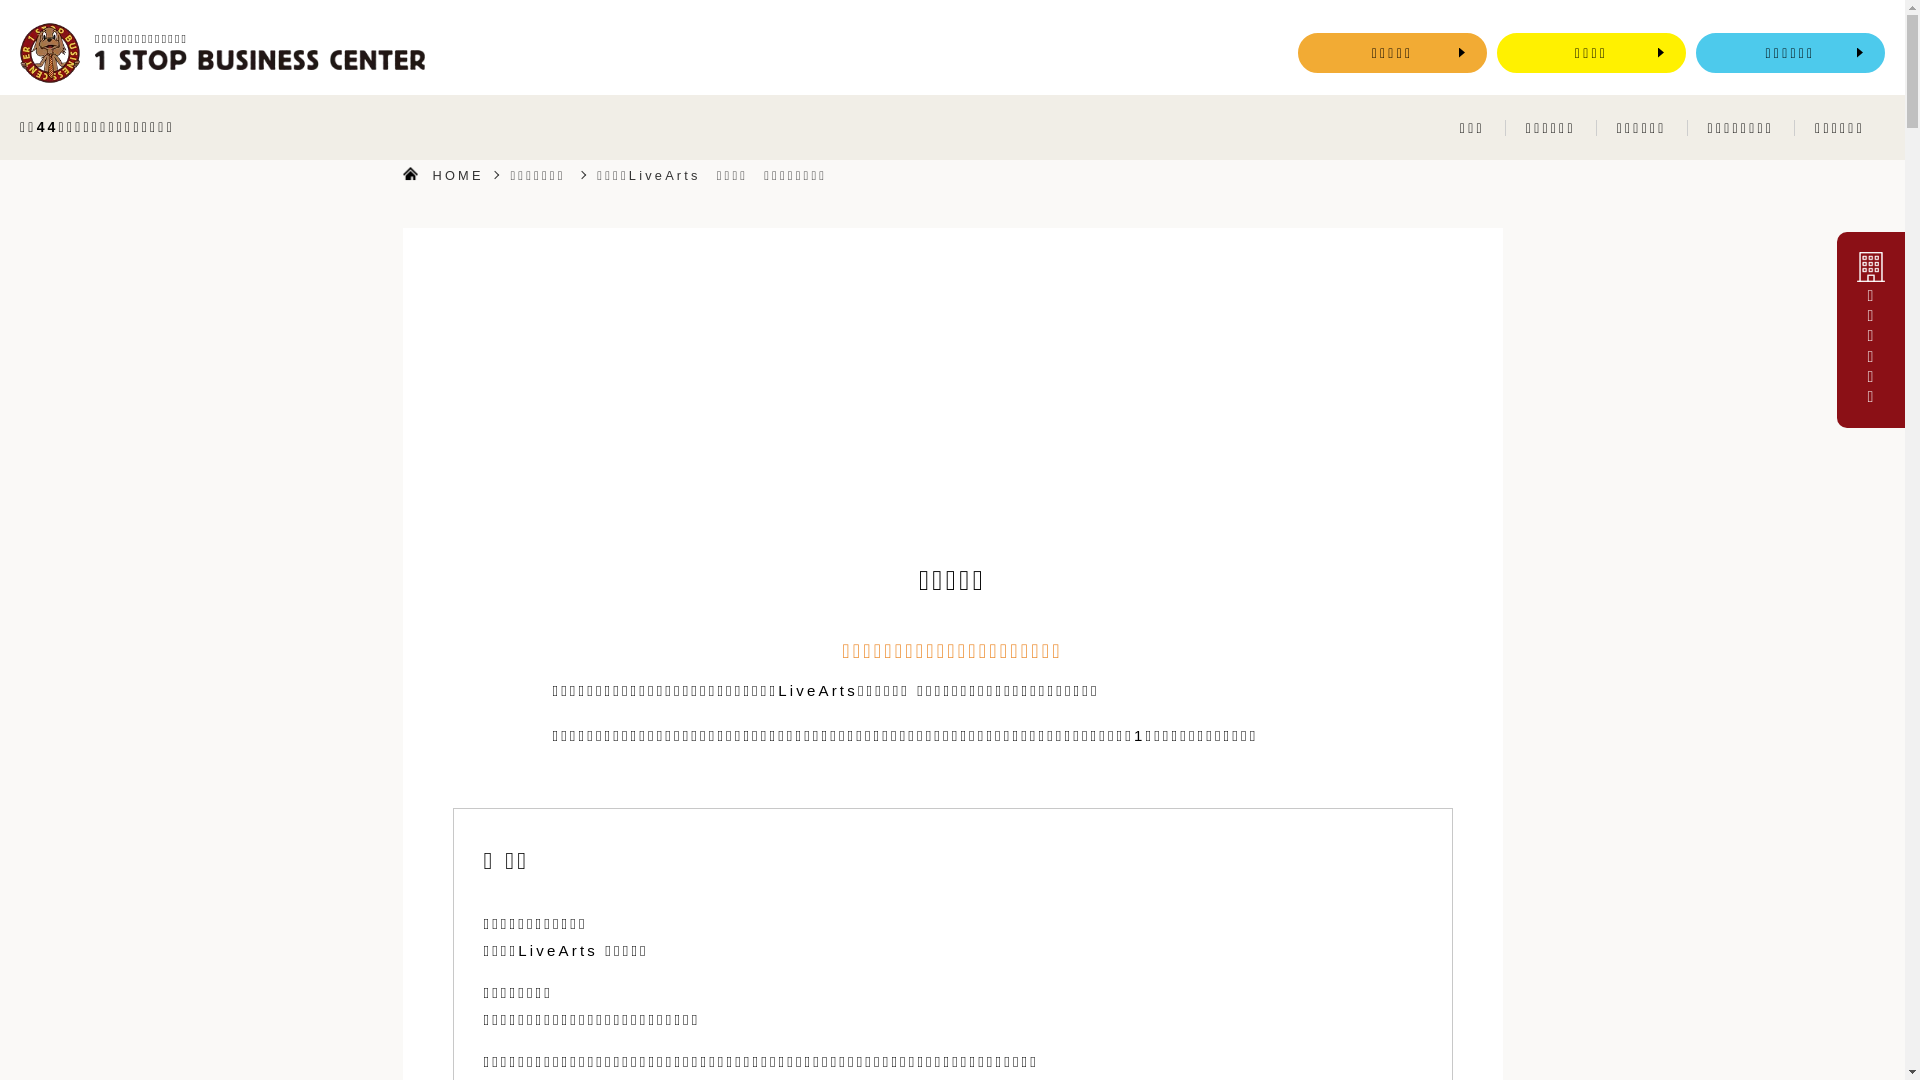  What do you see at coordinates (456, 174) in the screenshot?
I see `'HOME'` at bounding box center [456, 174].